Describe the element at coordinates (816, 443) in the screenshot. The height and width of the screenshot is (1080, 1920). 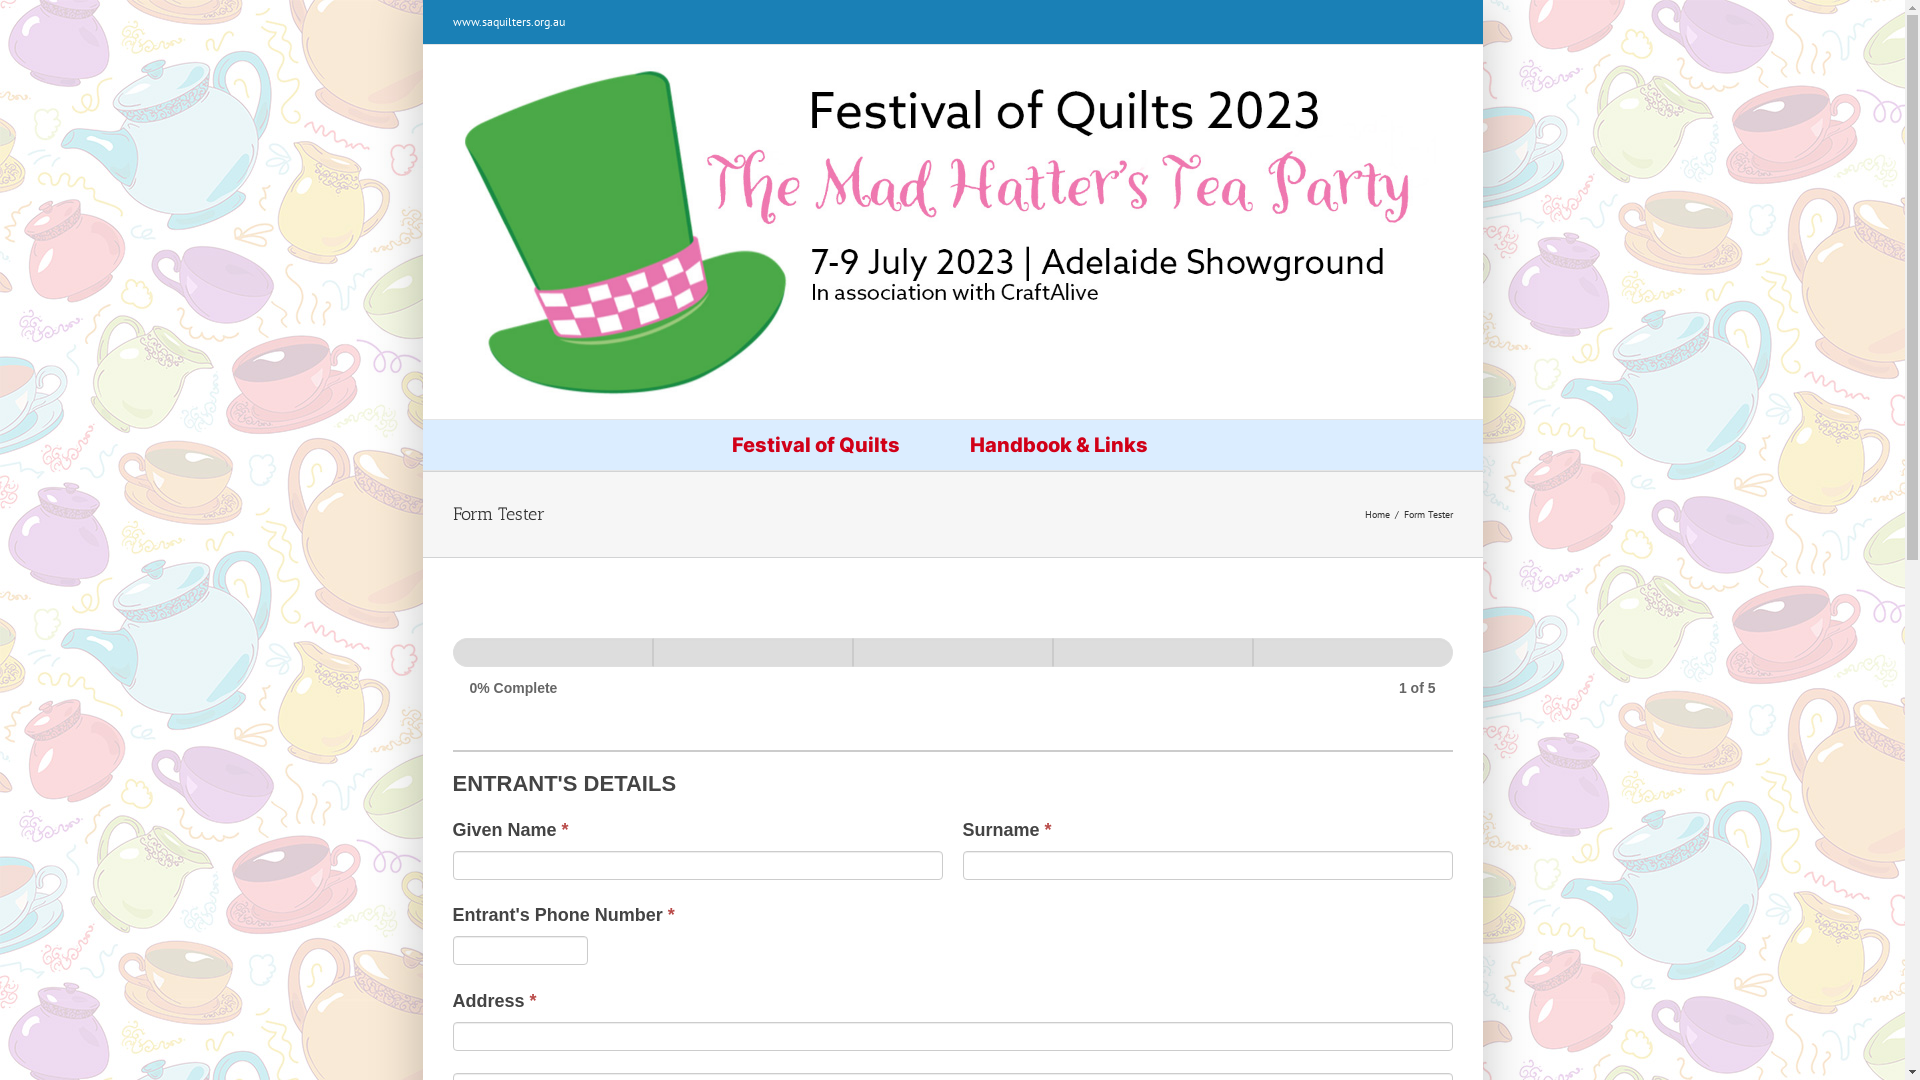
I see `'Festival of Quilts'` at that location.